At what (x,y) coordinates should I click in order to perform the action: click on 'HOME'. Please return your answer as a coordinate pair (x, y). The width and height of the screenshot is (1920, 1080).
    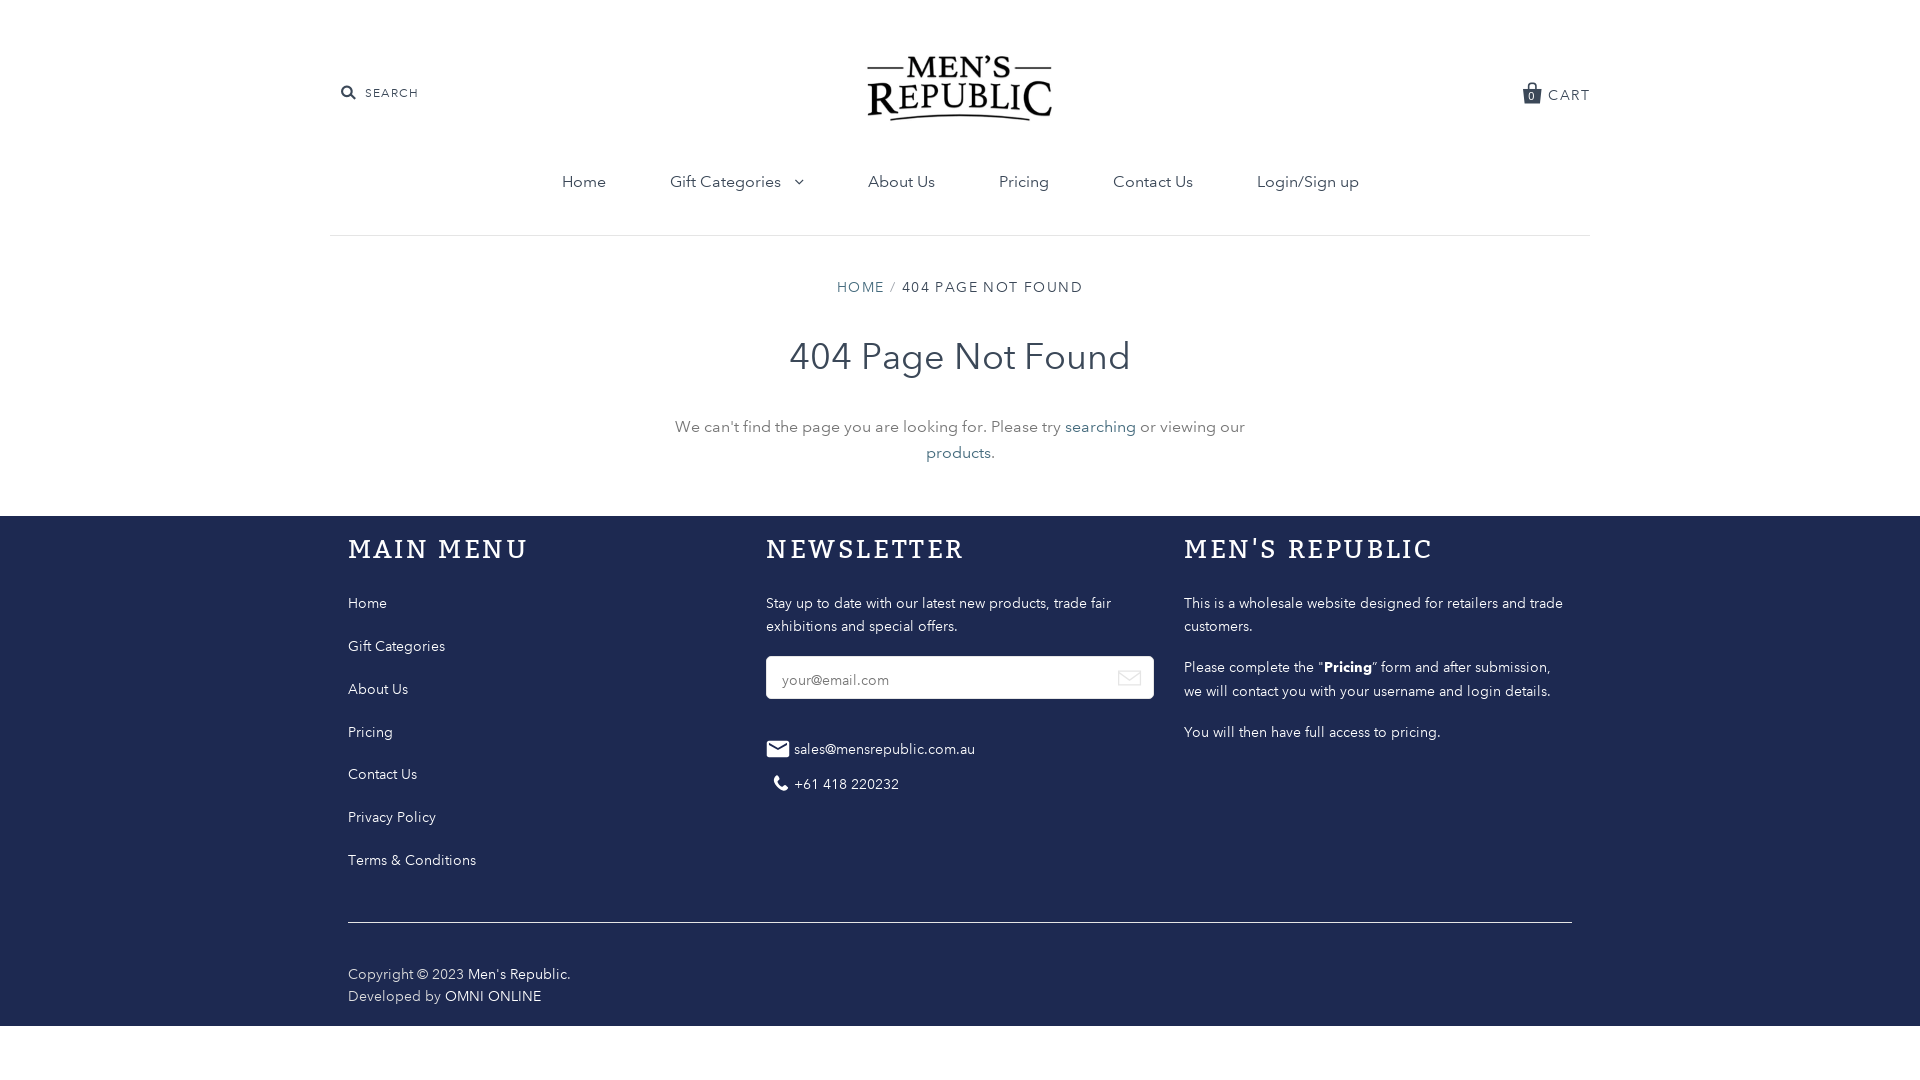
    Looking at the image, I should click on (836, 286).